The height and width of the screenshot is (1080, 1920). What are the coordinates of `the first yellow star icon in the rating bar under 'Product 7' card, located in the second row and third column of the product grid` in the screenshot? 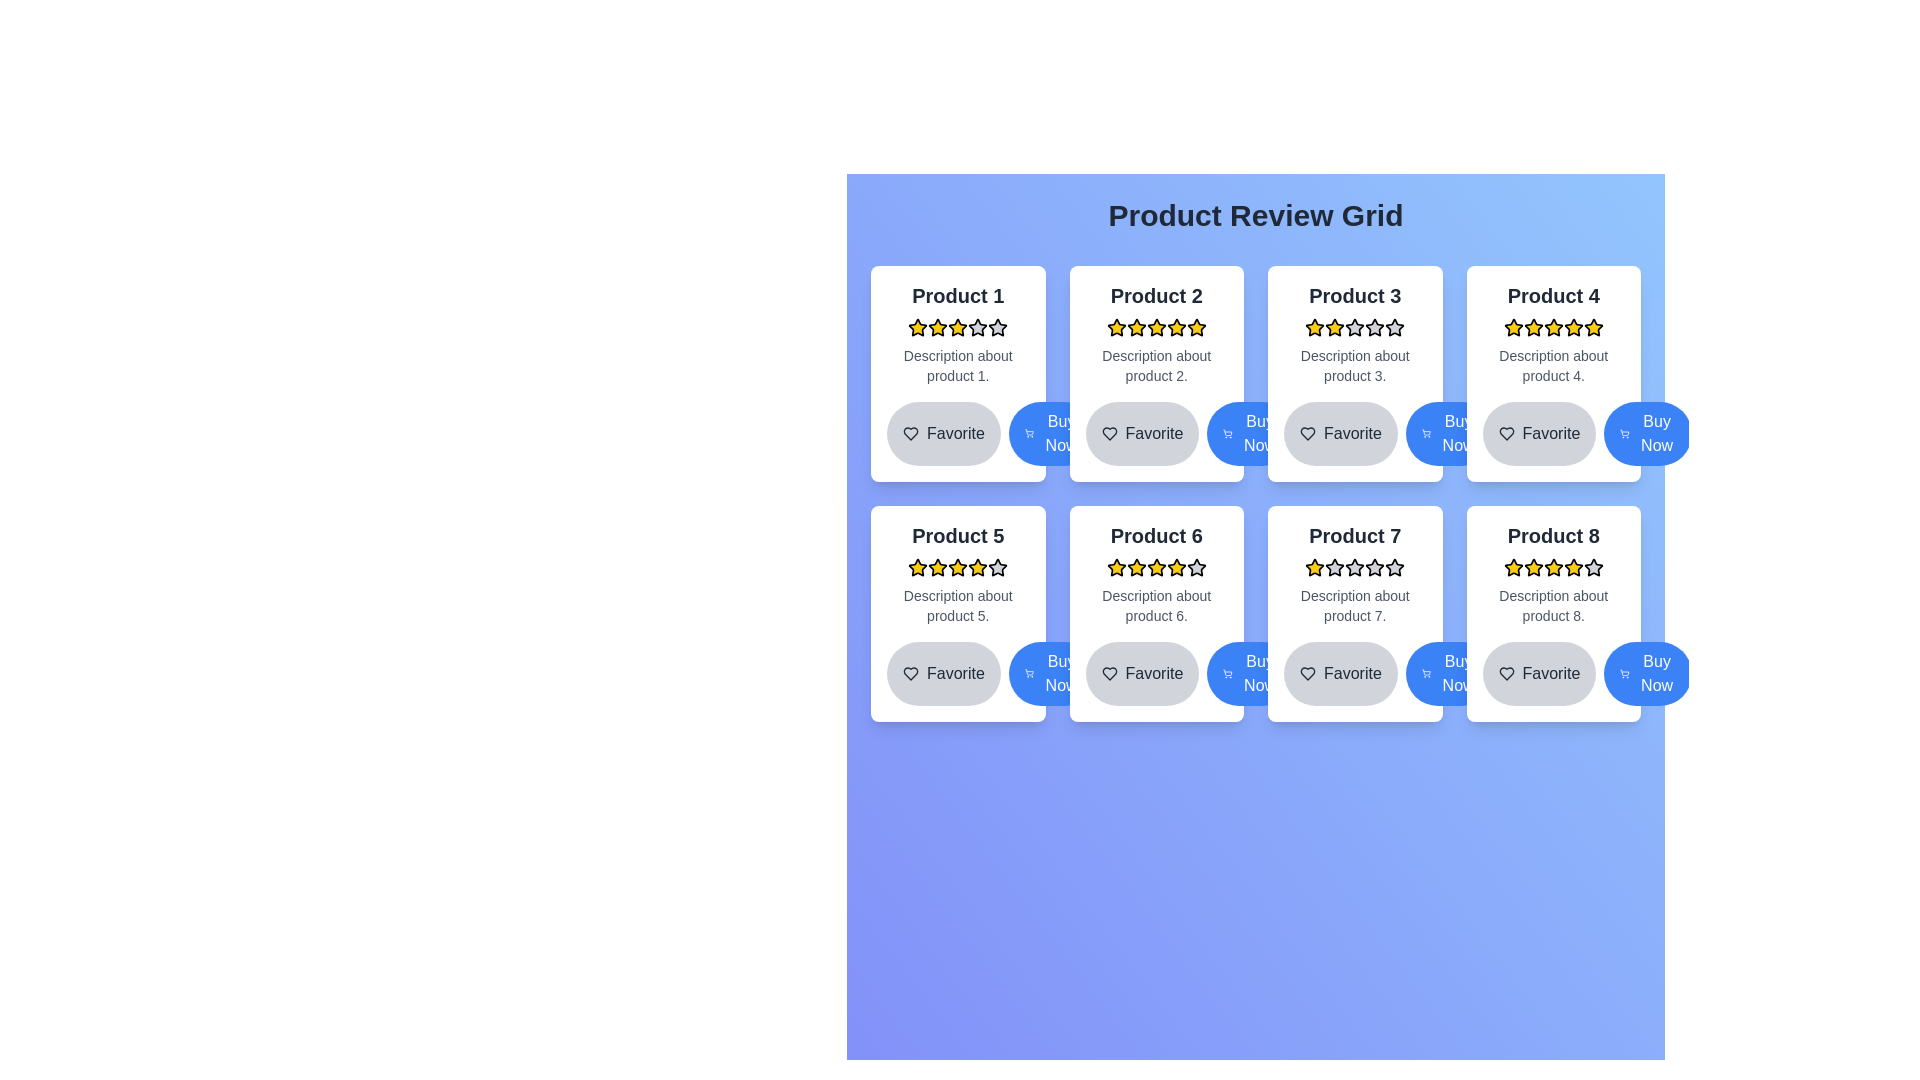 It's located at (1315, 567).